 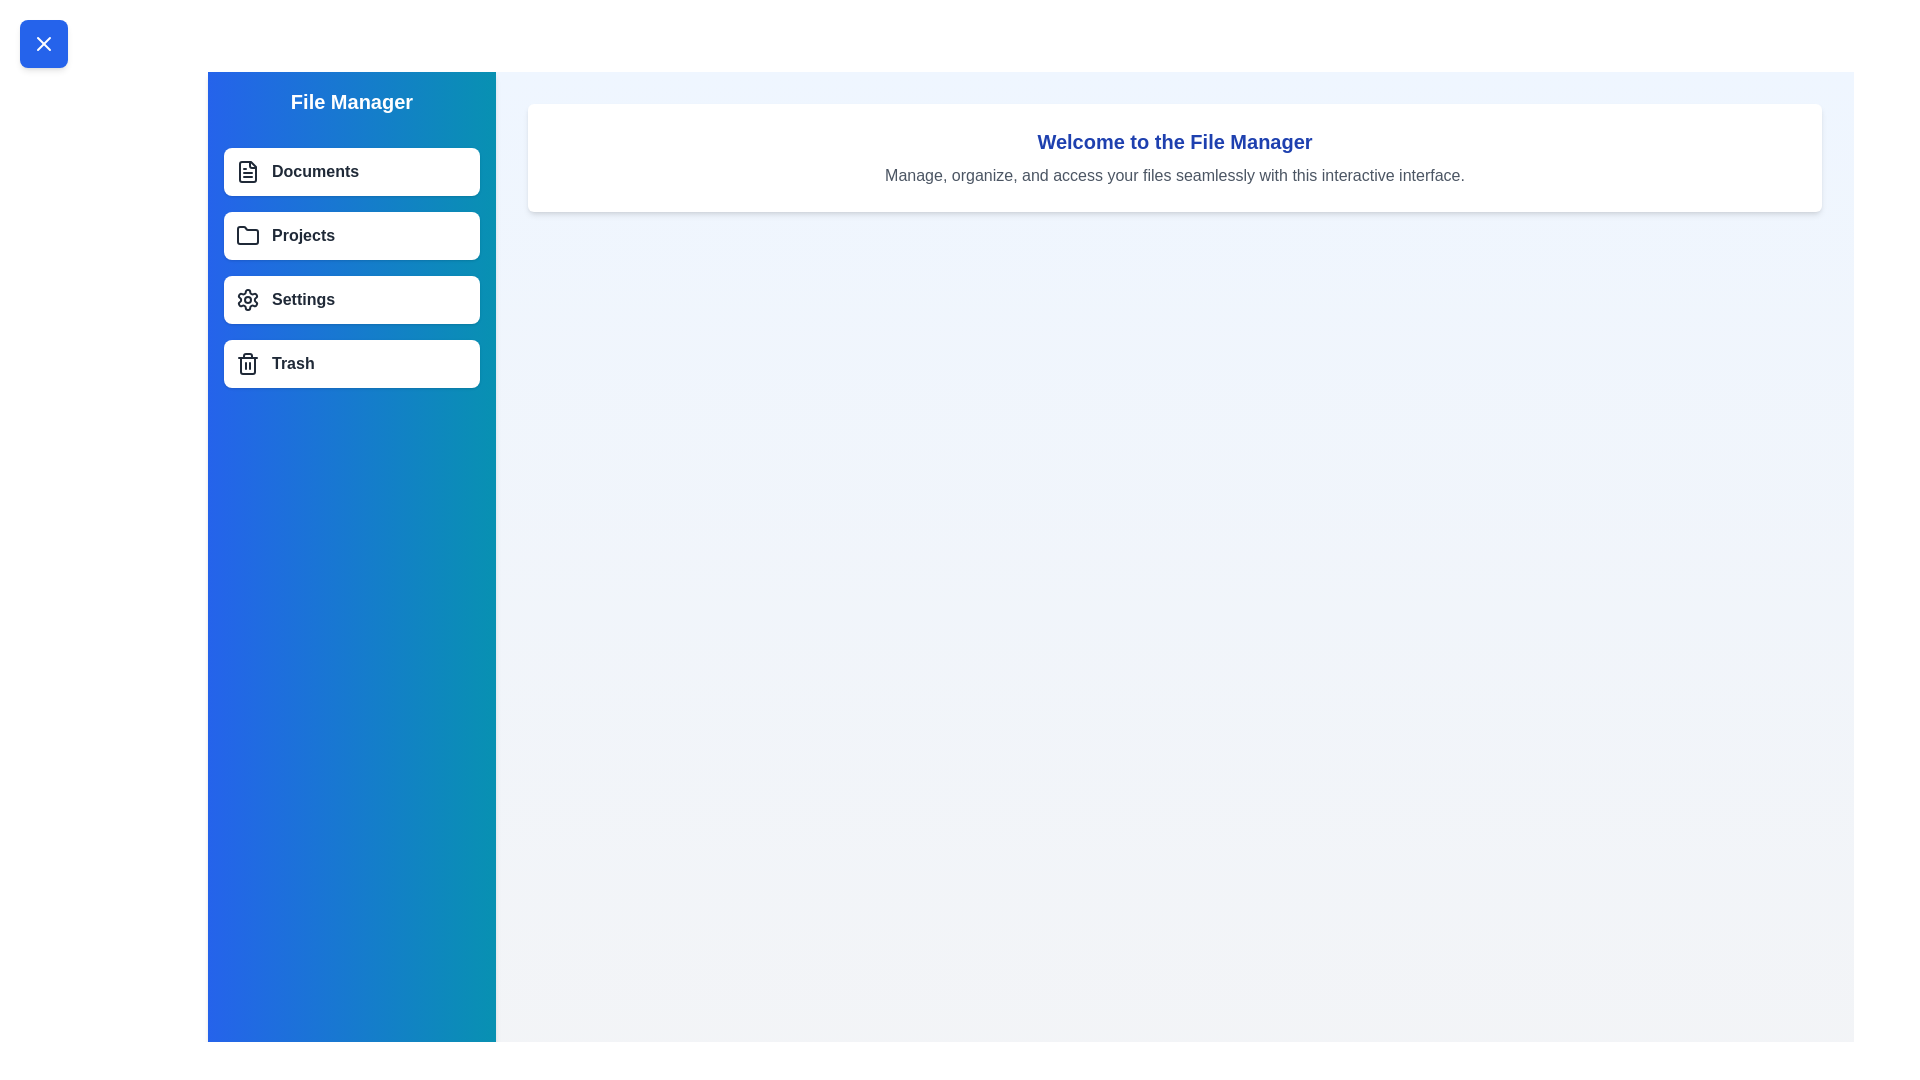 What do you see at coordinates (351, 363) in the screenshot?
I see `the menu item labeled Trash to select it` at bounding box center [351, 363].